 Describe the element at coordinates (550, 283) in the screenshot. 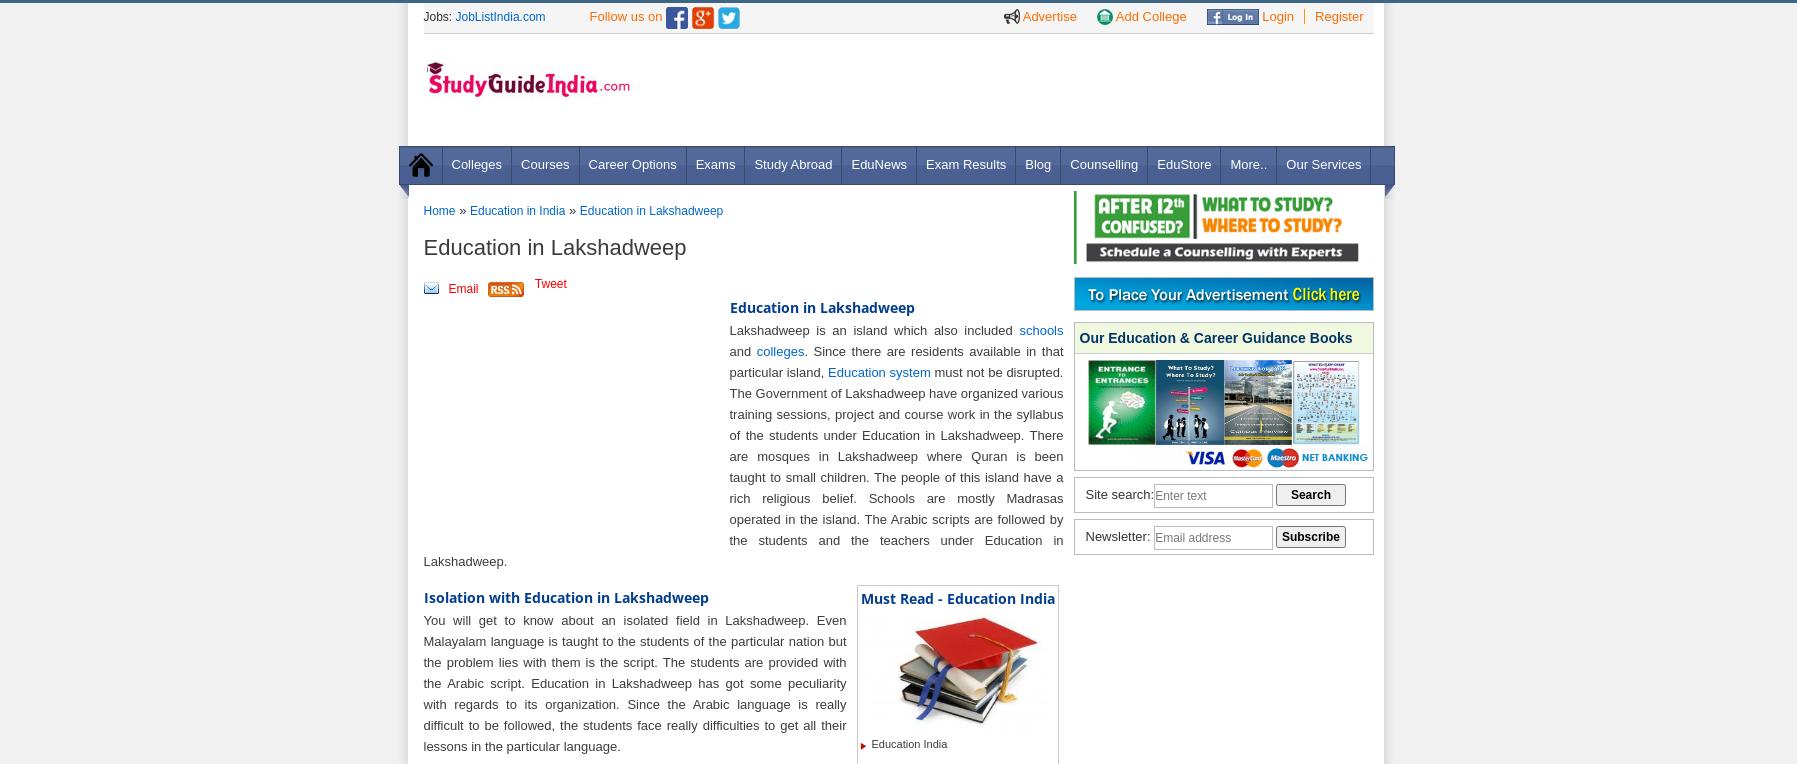

I see `'Tweet'` at that location.